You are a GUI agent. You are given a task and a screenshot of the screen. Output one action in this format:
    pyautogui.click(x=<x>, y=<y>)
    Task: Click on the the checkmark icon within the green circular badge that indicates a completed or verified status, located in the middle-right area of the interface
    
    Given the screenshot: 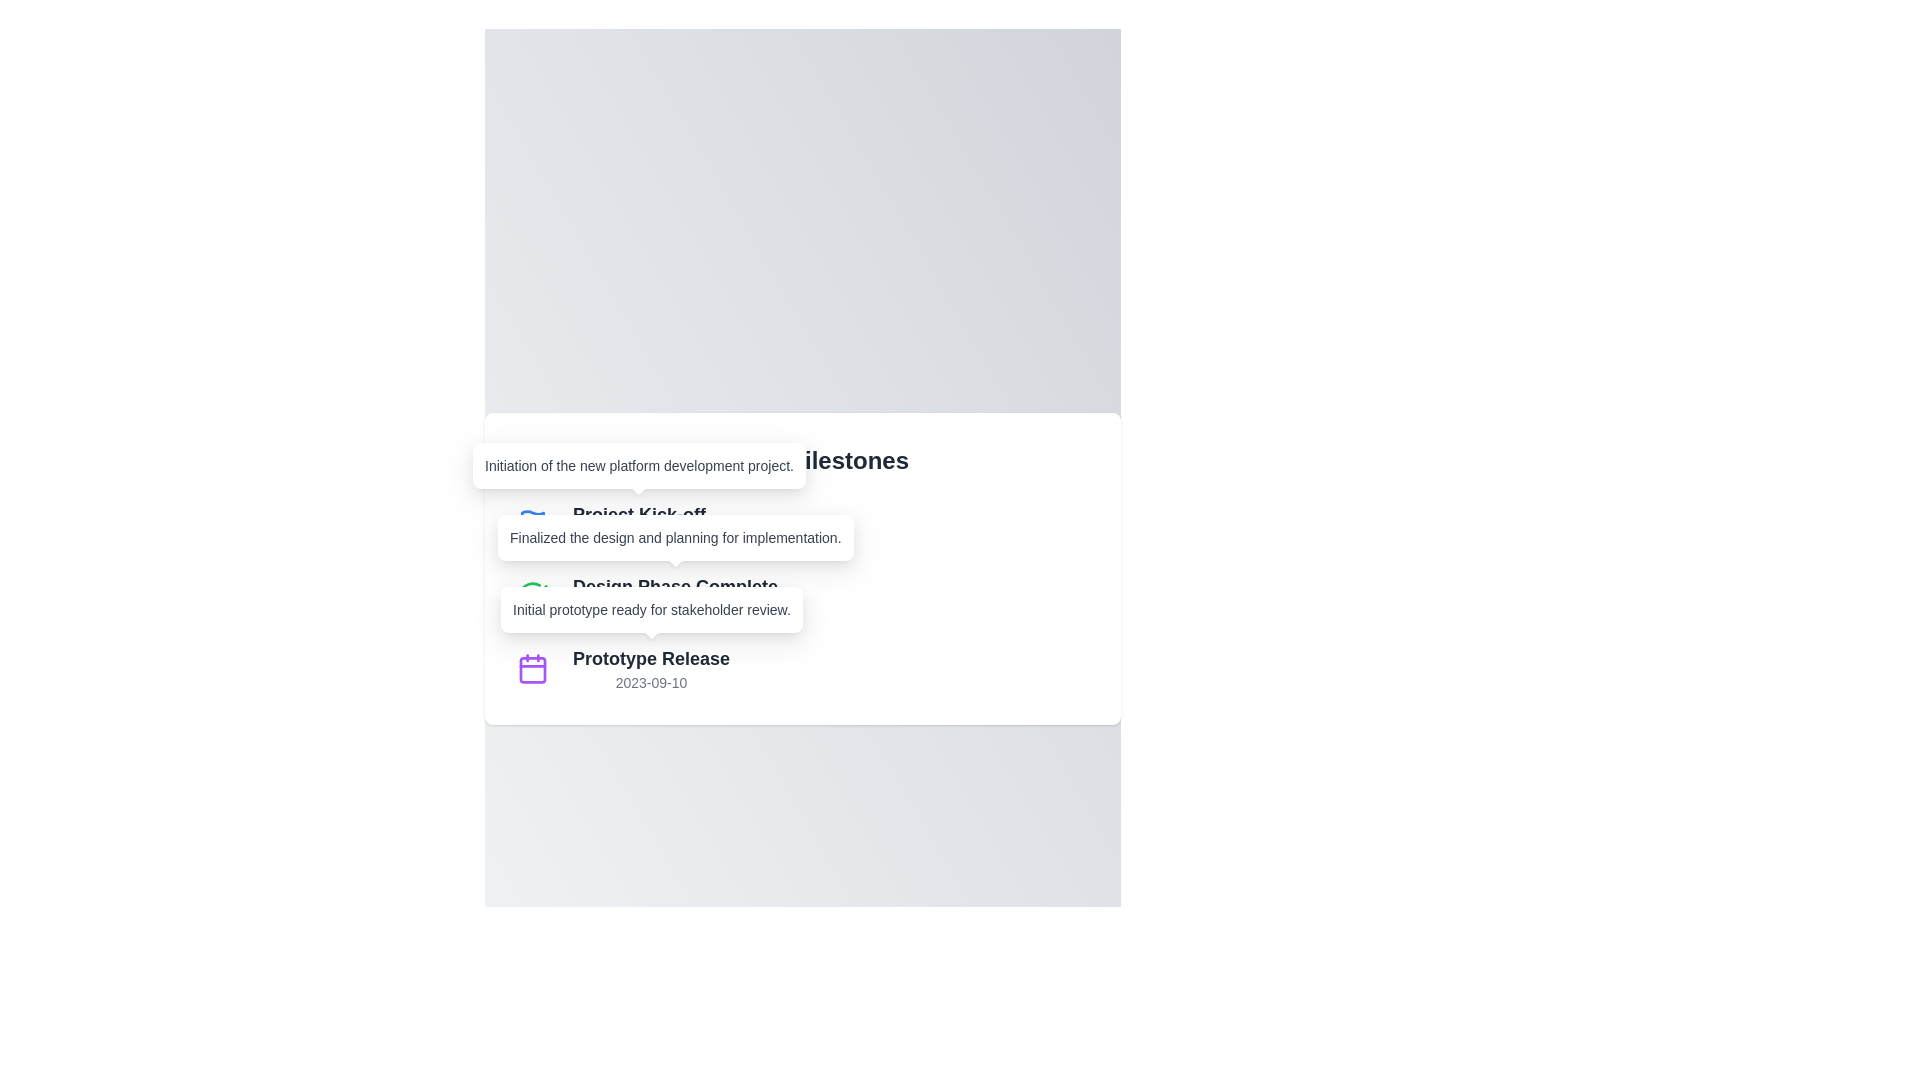 What is the action you would take?
    pyautogui.click(x=537, y=592)
    